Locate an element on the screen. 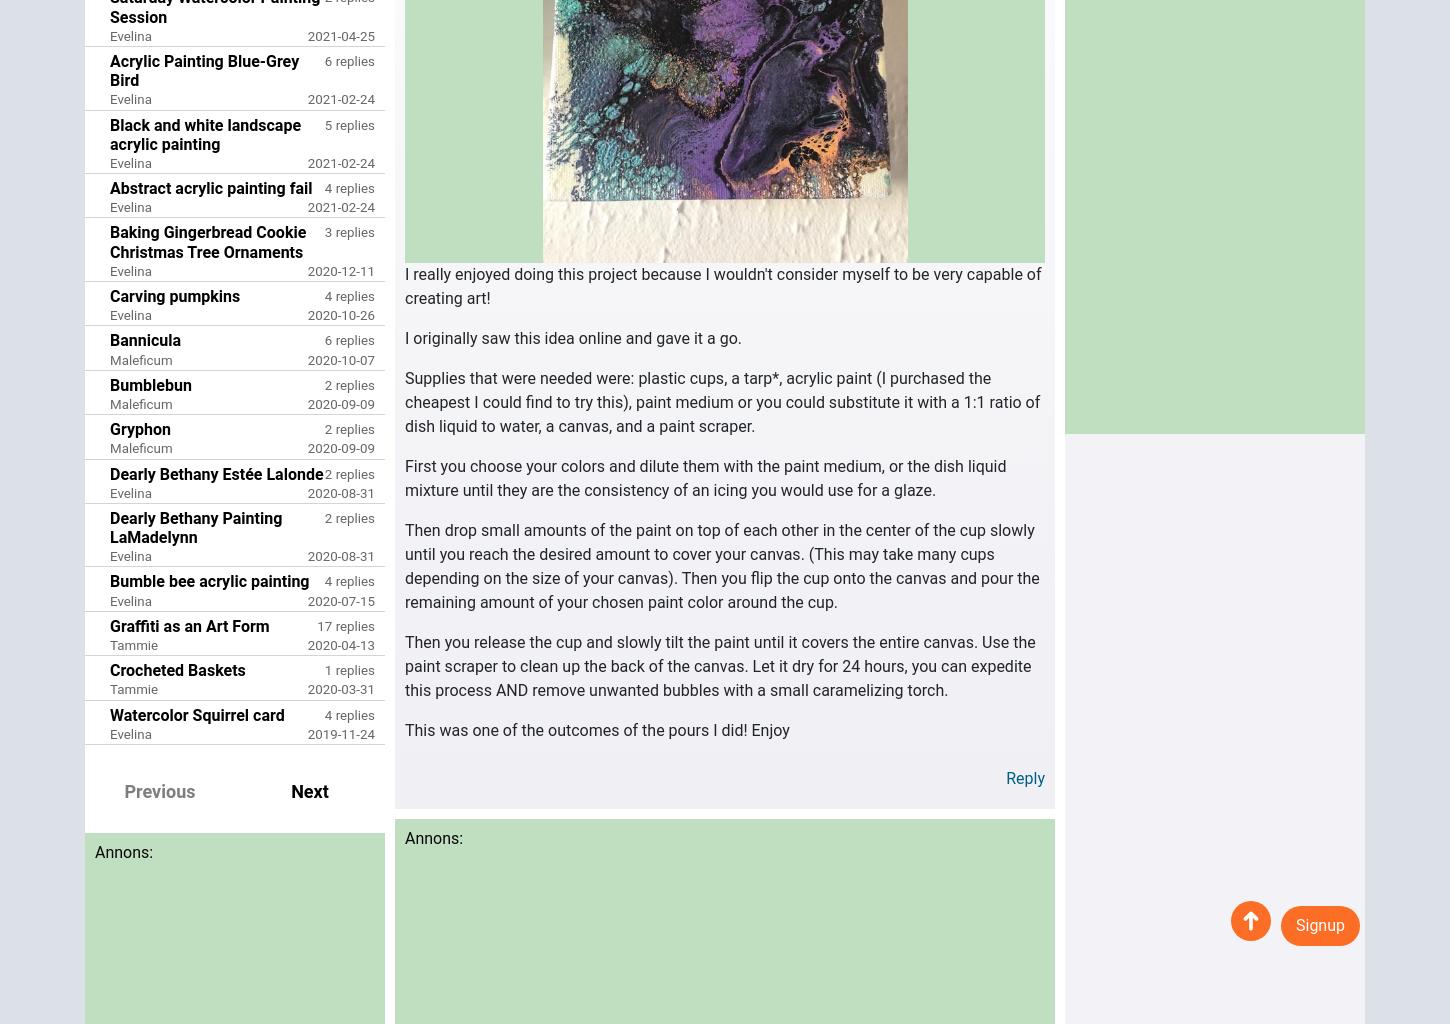  '2021-04-25' is located at coordinates (306, 35).